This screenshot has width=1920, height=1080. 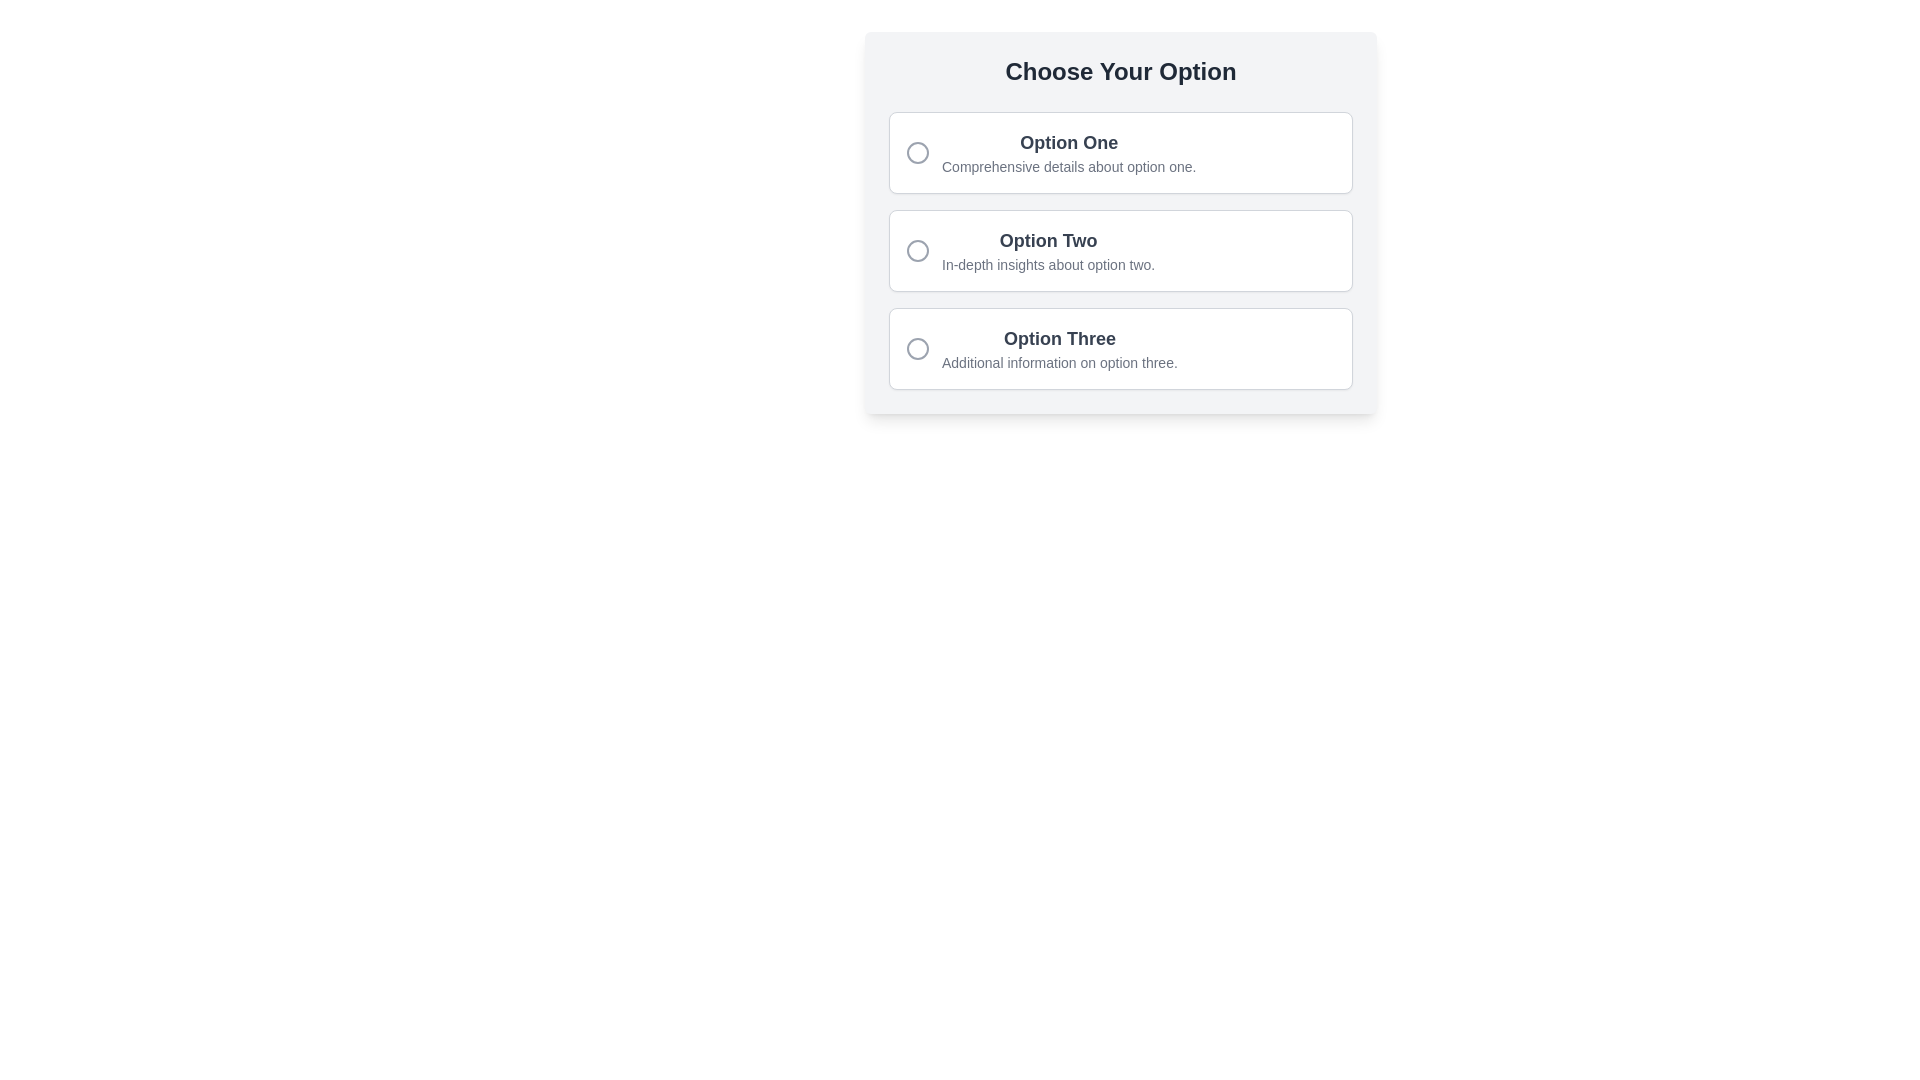 I want to click on text saying 'Additional information on option three.' which is styled in a smaller gray font and located directly beneath the main label 'Option Three', so click(x=1058, y=362).